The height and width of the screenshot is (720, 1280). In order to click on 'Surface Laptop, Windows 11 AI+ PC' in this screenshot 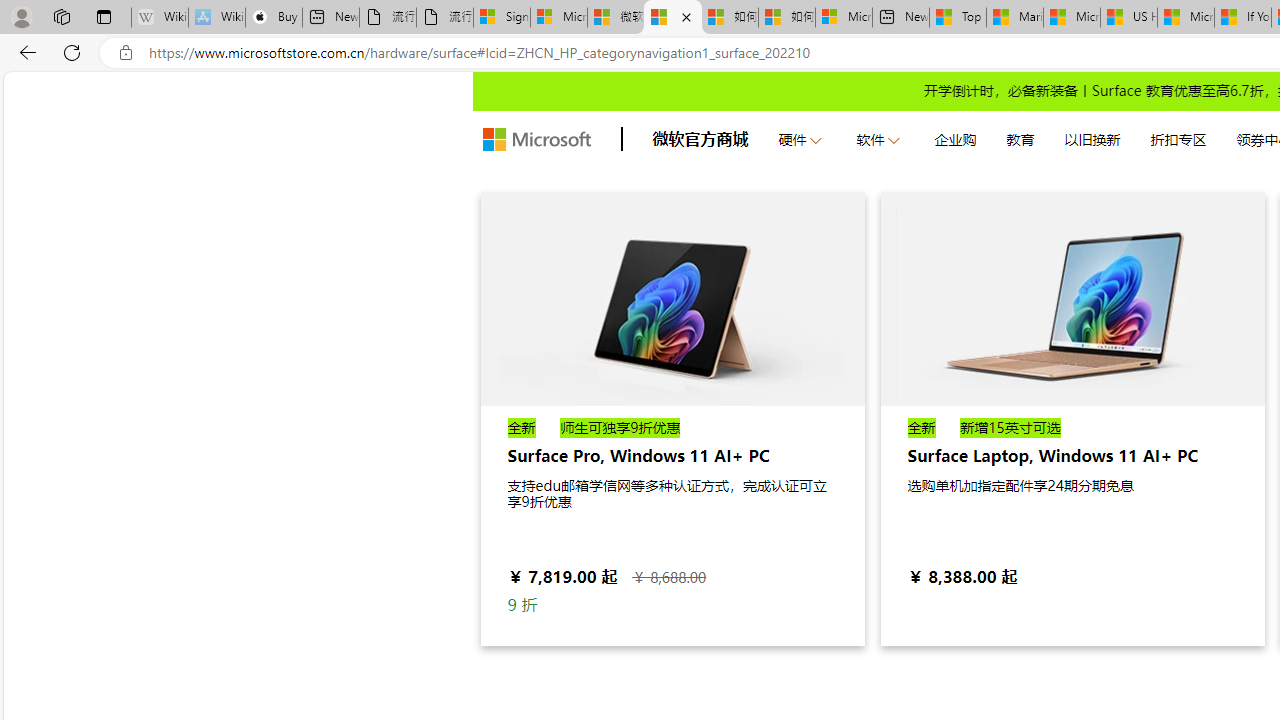, I will do `click(1071, 298)`.